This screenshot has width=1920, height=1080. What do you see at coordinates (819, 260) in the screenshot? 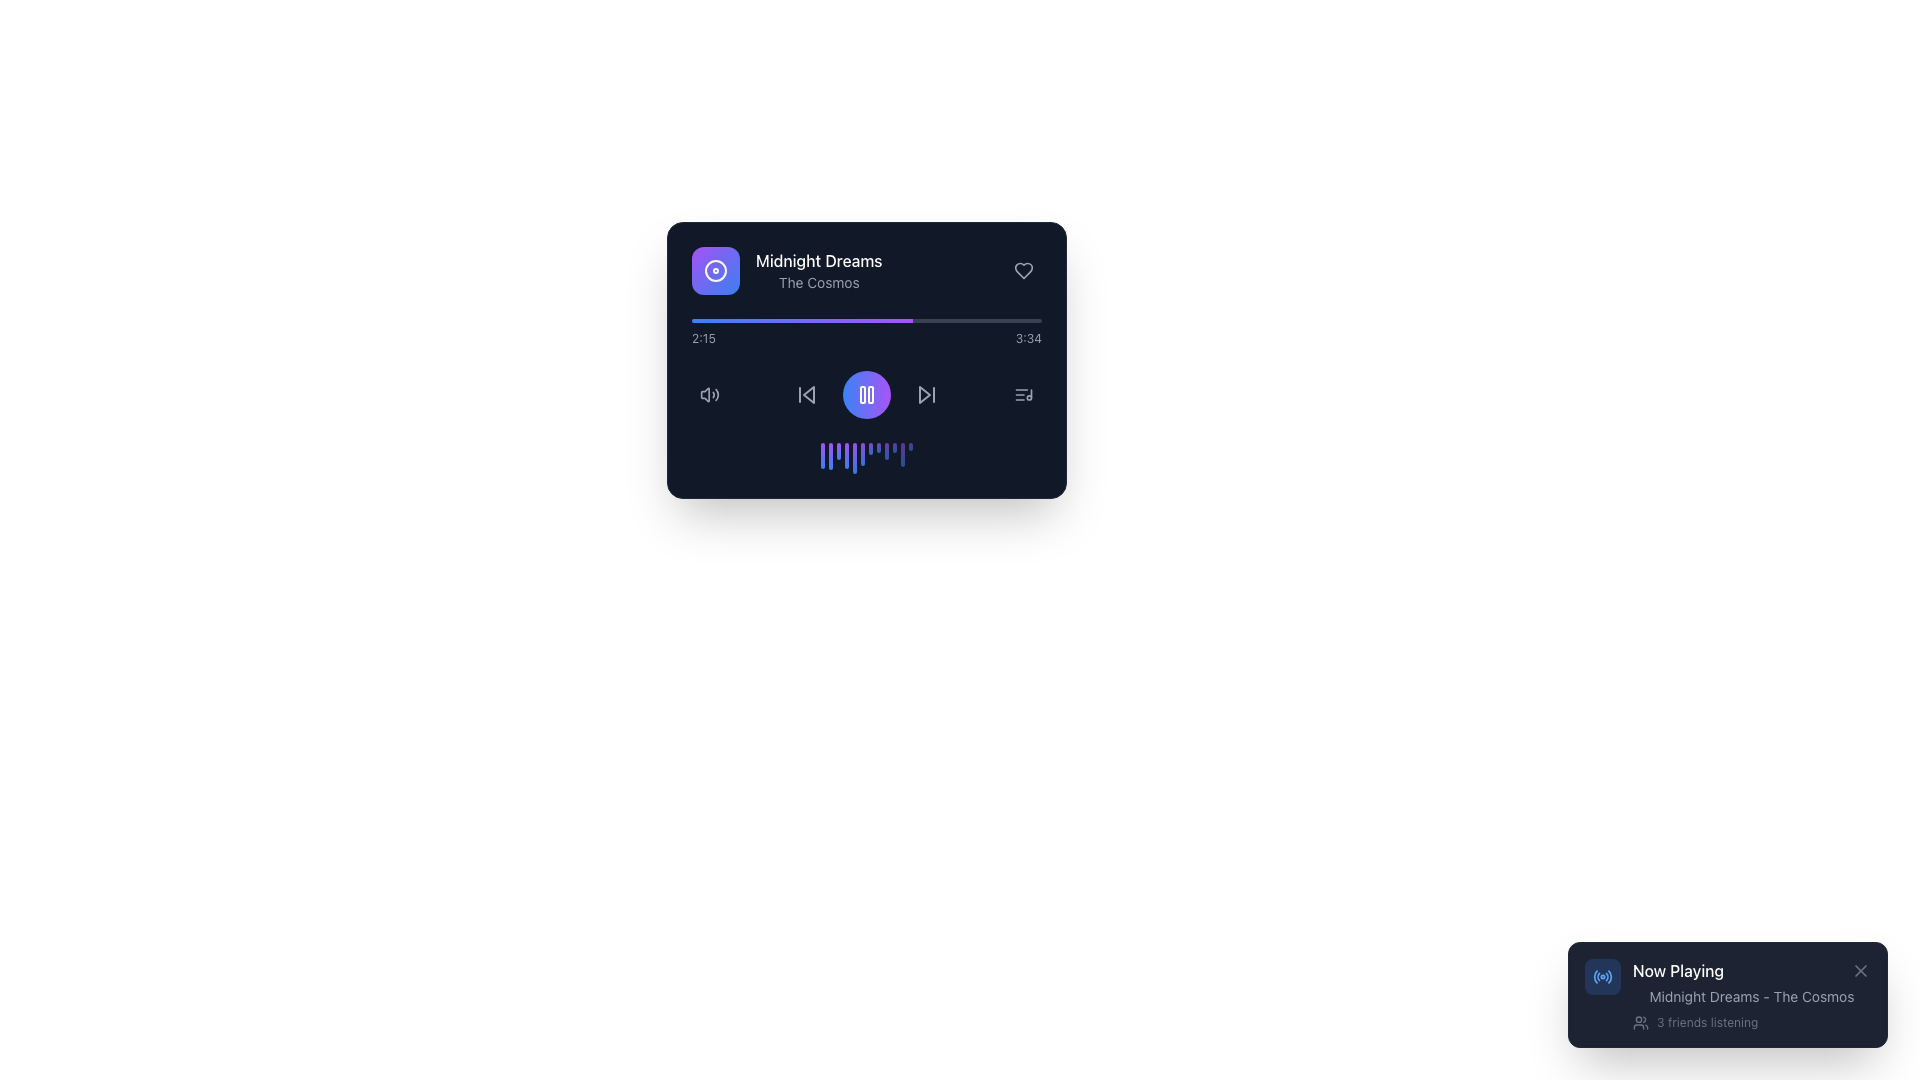
I see `text label displaying 'Midnight Dreams' in a white font, positioned above 'The Cosmos' in the music player interface` at bounding box center [819, 260].